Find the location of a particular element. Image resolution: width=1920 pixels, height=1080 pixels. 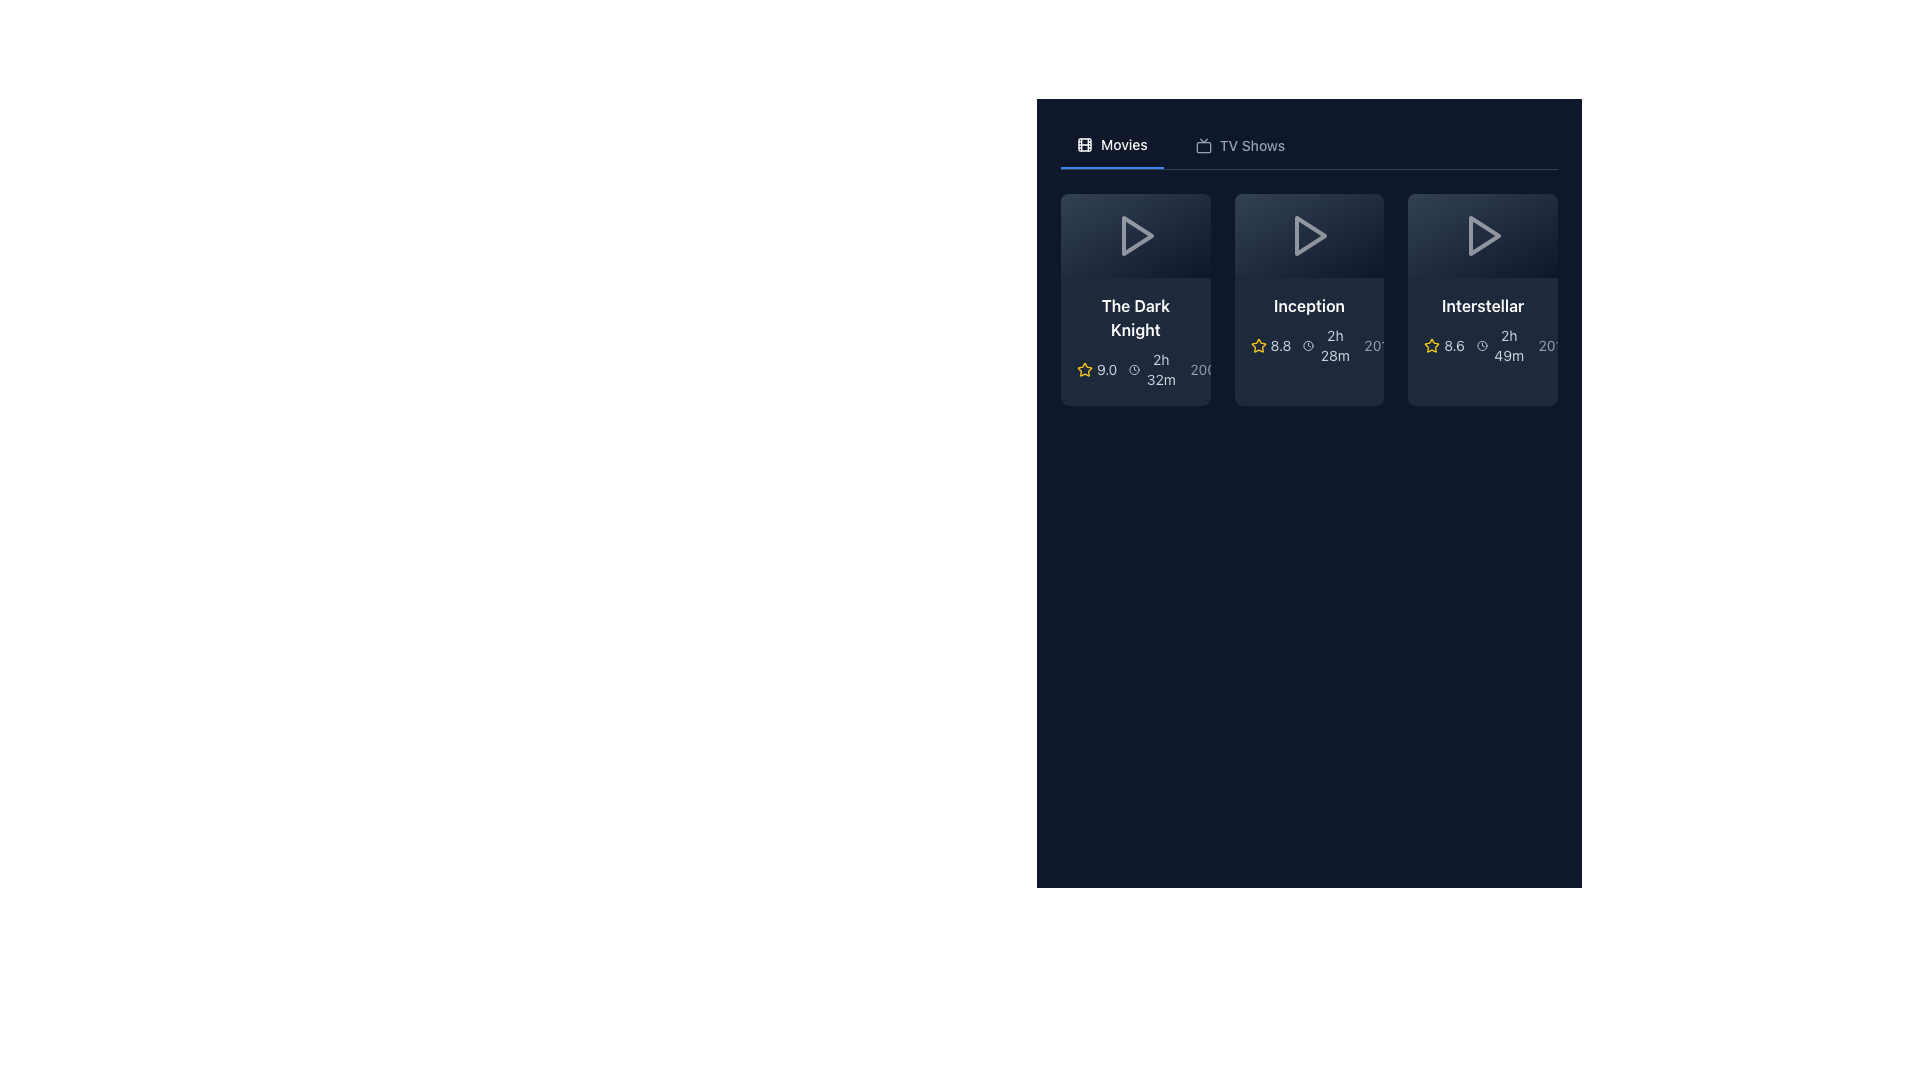

the text label displaying '2h 28m' located within the 'Inception' card in the movie information layout is located at coordinates (1335, 345).